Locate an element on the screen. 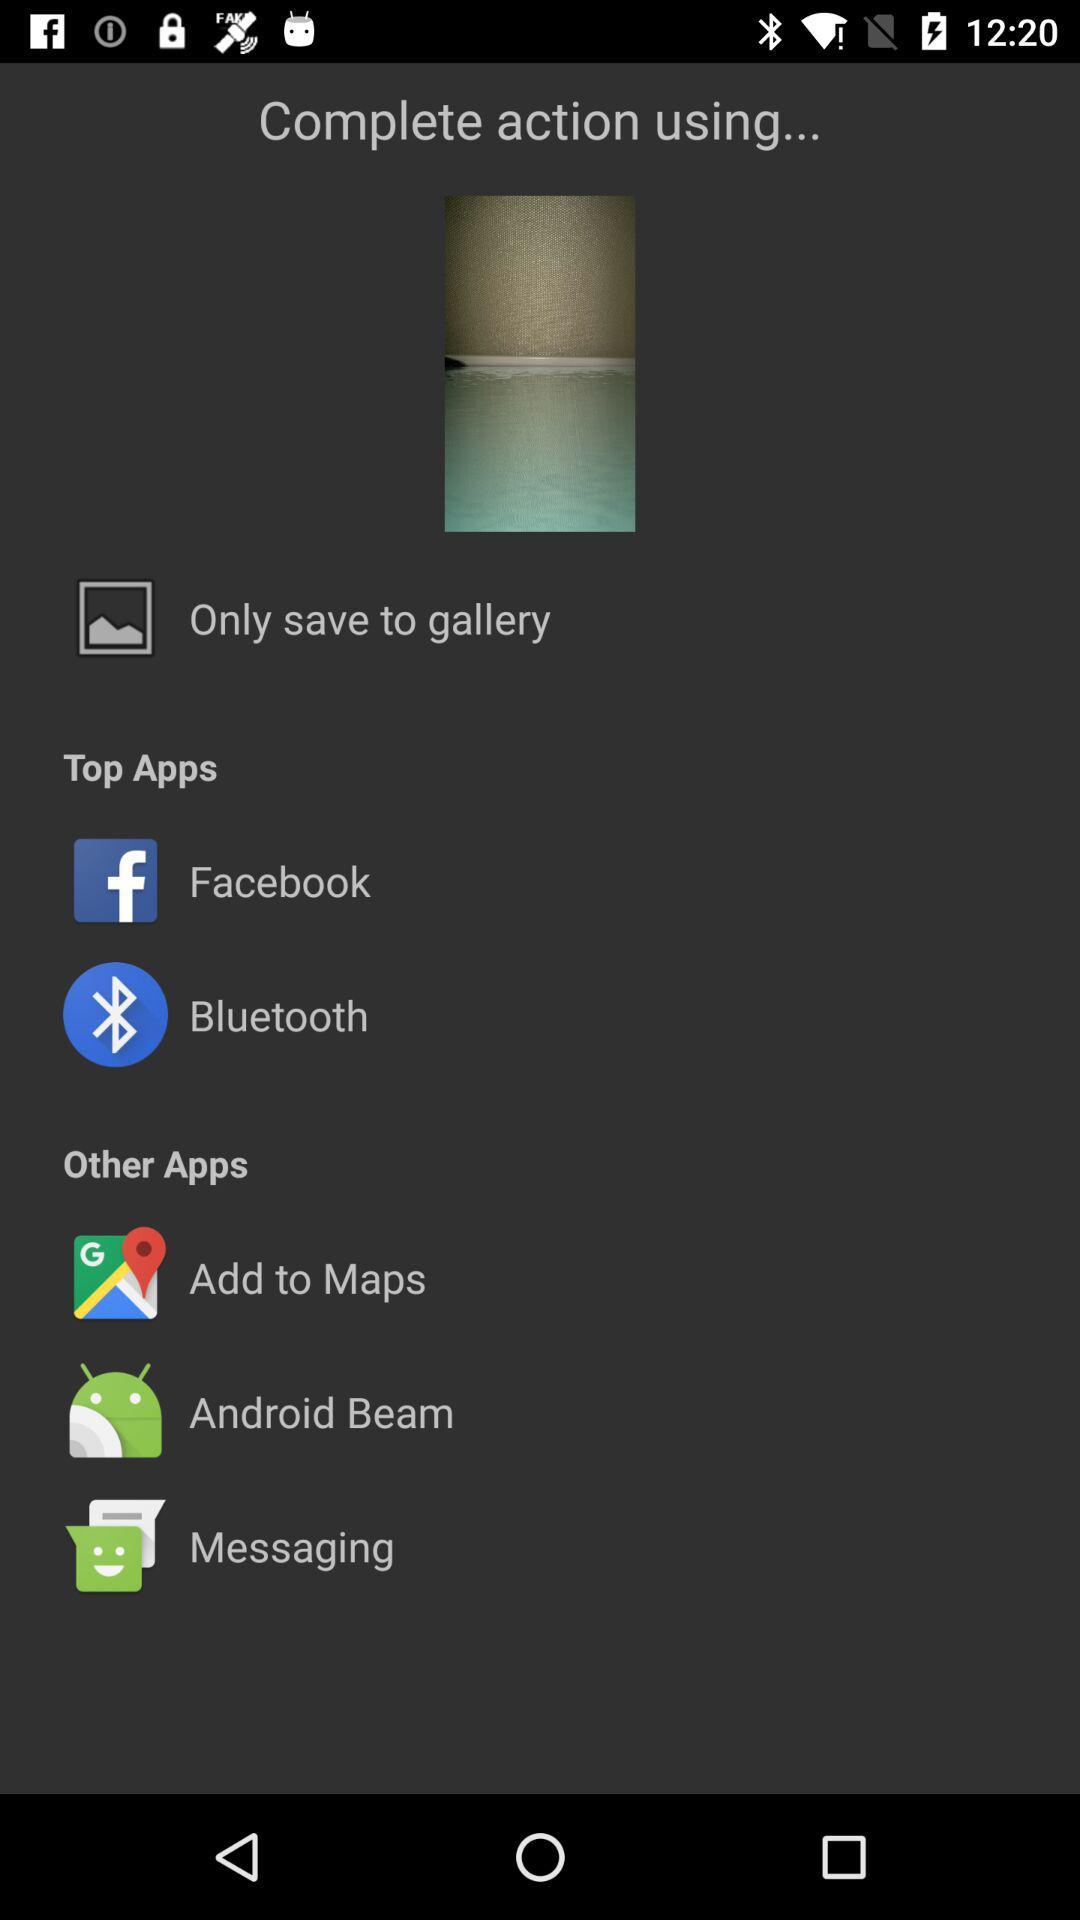 The width and height of the screenshot is (1080, 1920). icon below the top apps is located at coordinates (540, 813).